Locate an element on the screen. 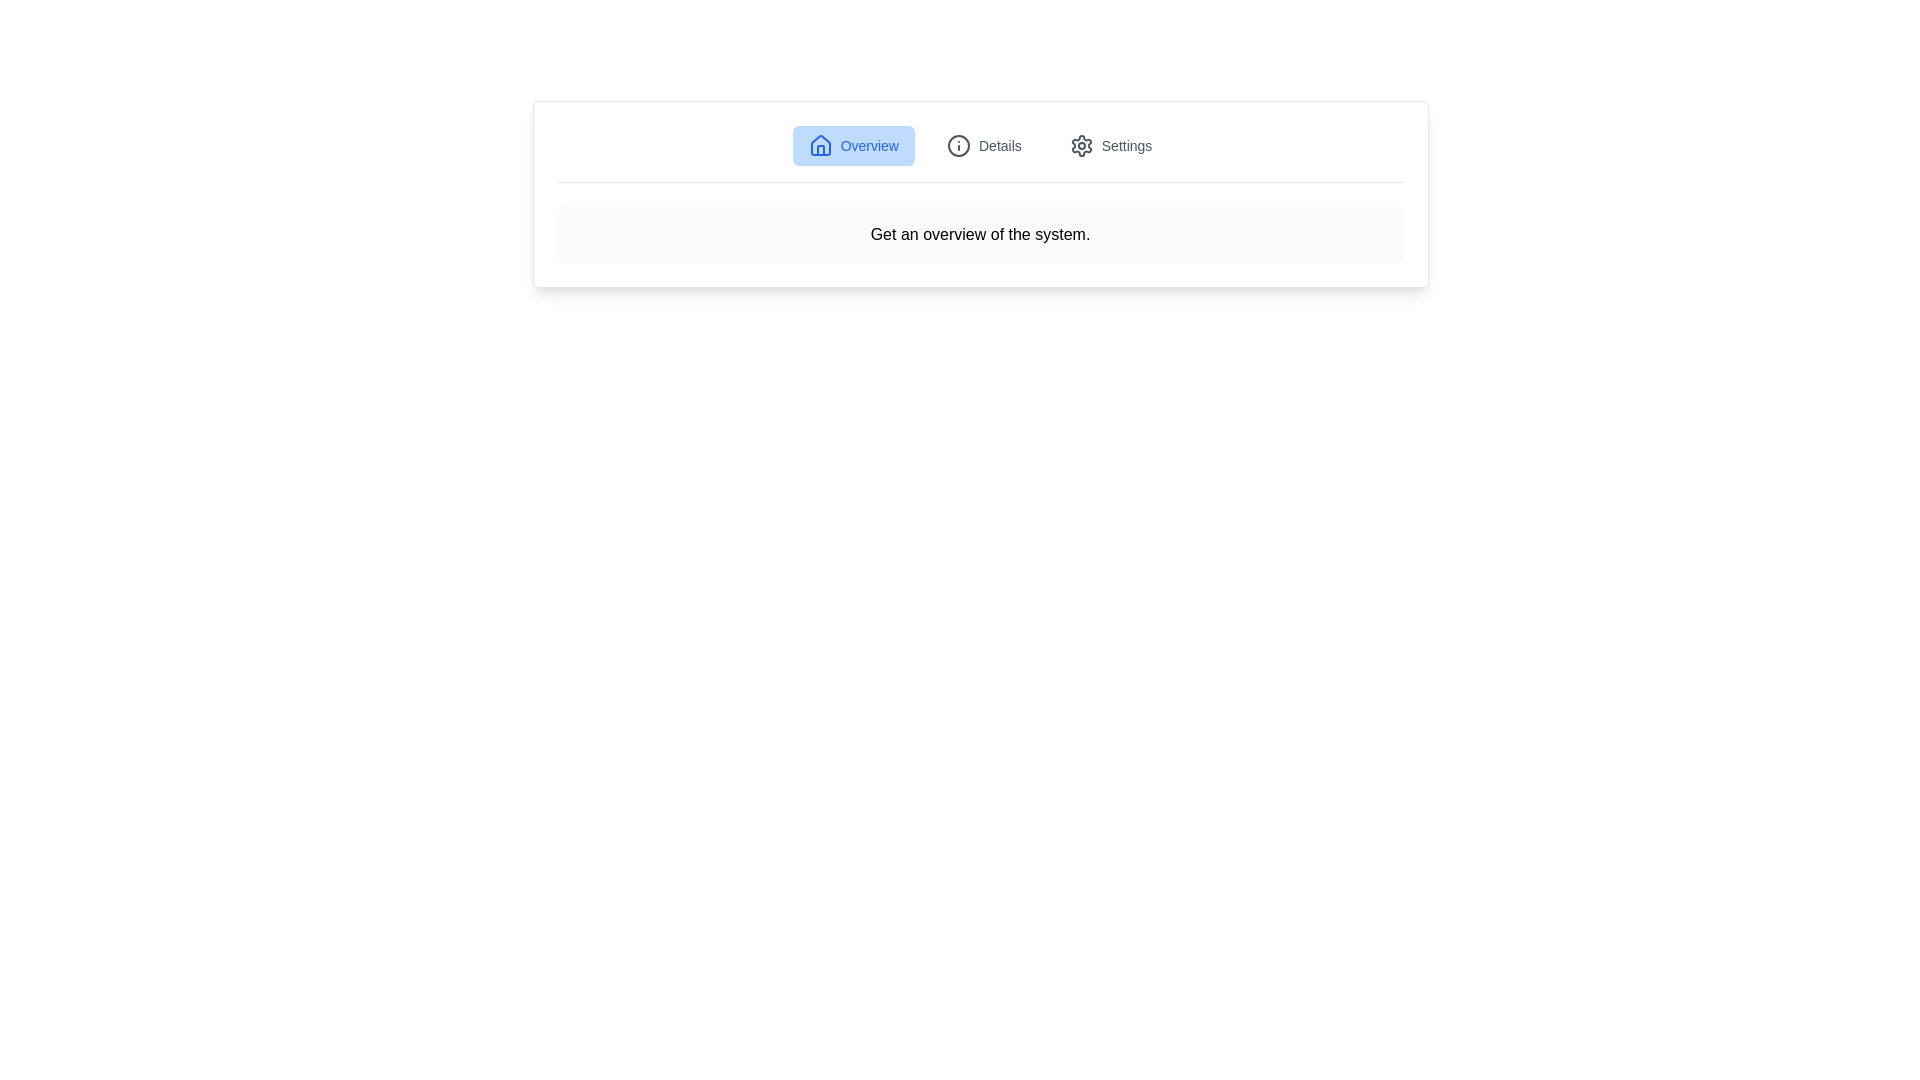  the 'Overview' text label within the button component in the navigation bar is located at coordinates (869, 145).